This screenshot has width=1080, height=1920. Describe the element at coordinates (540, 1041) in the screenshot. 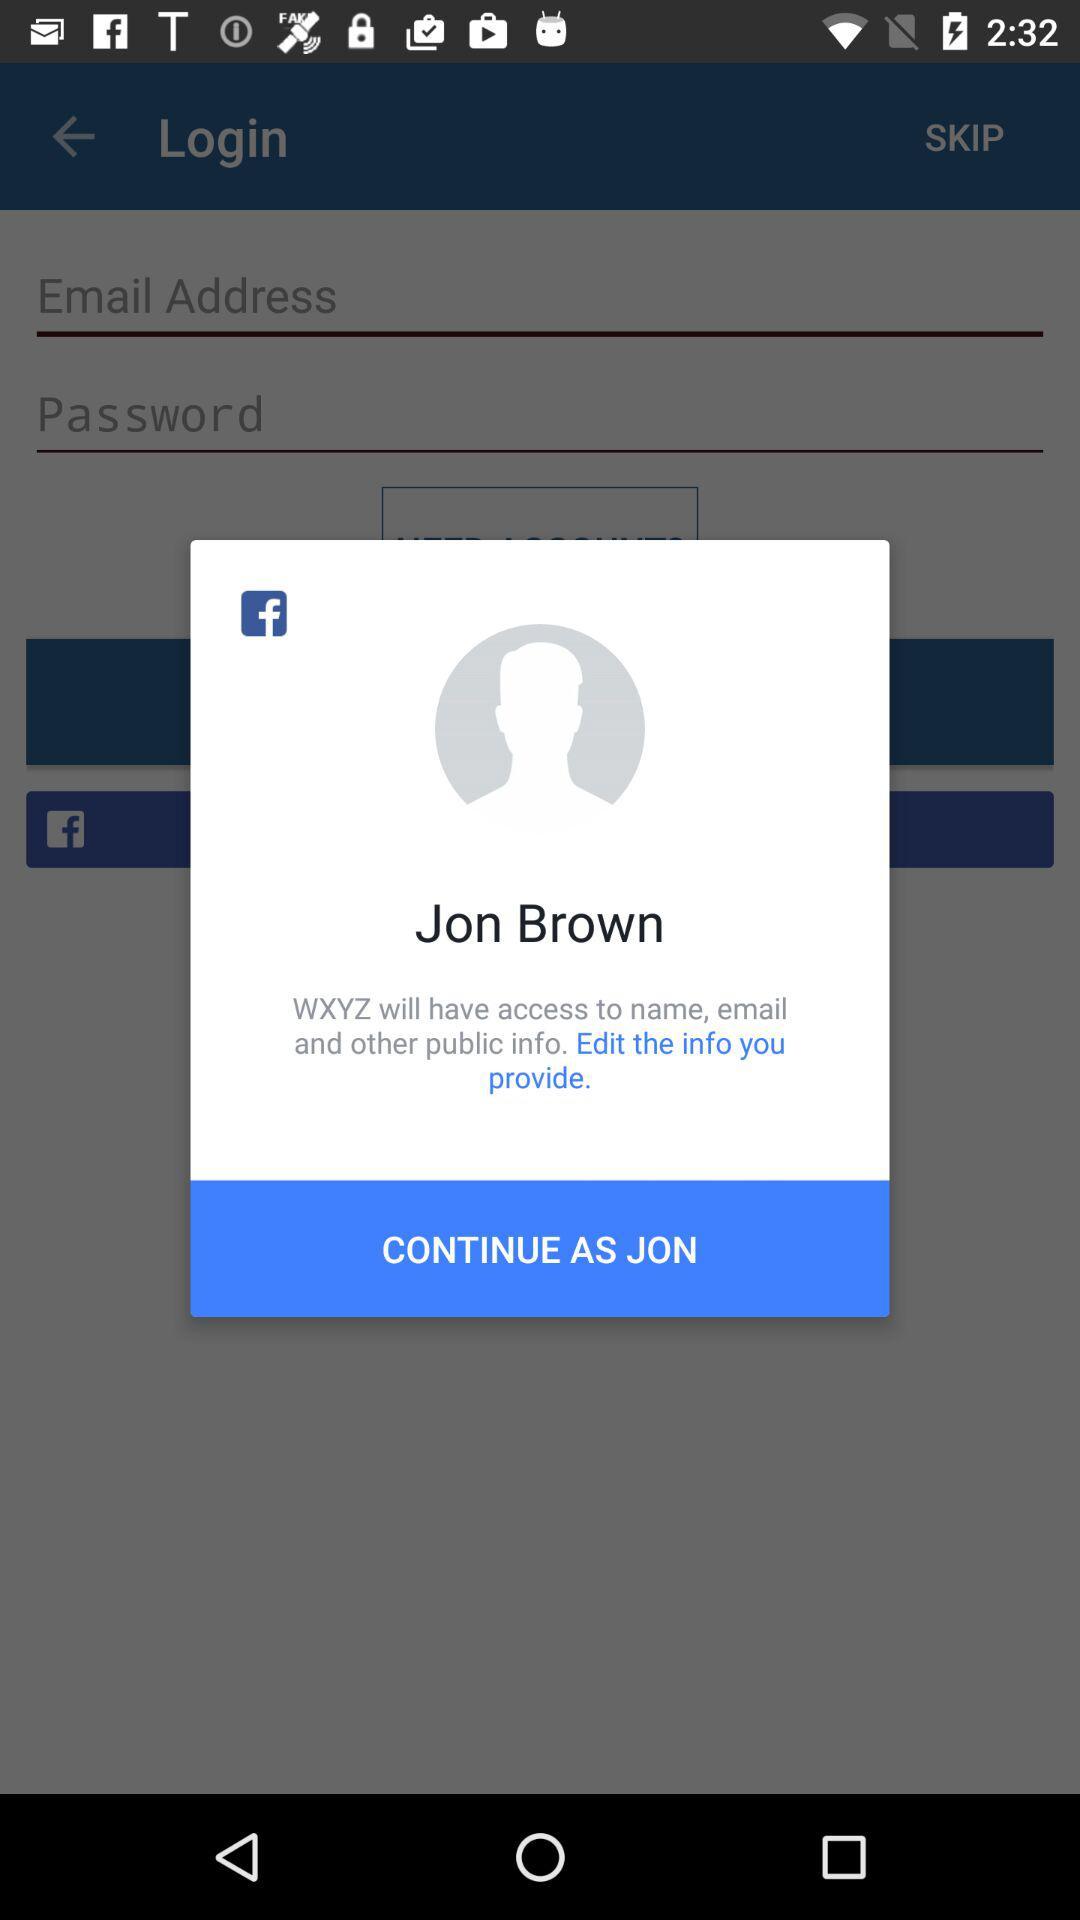

I see `the item below the jon brown` at that location.